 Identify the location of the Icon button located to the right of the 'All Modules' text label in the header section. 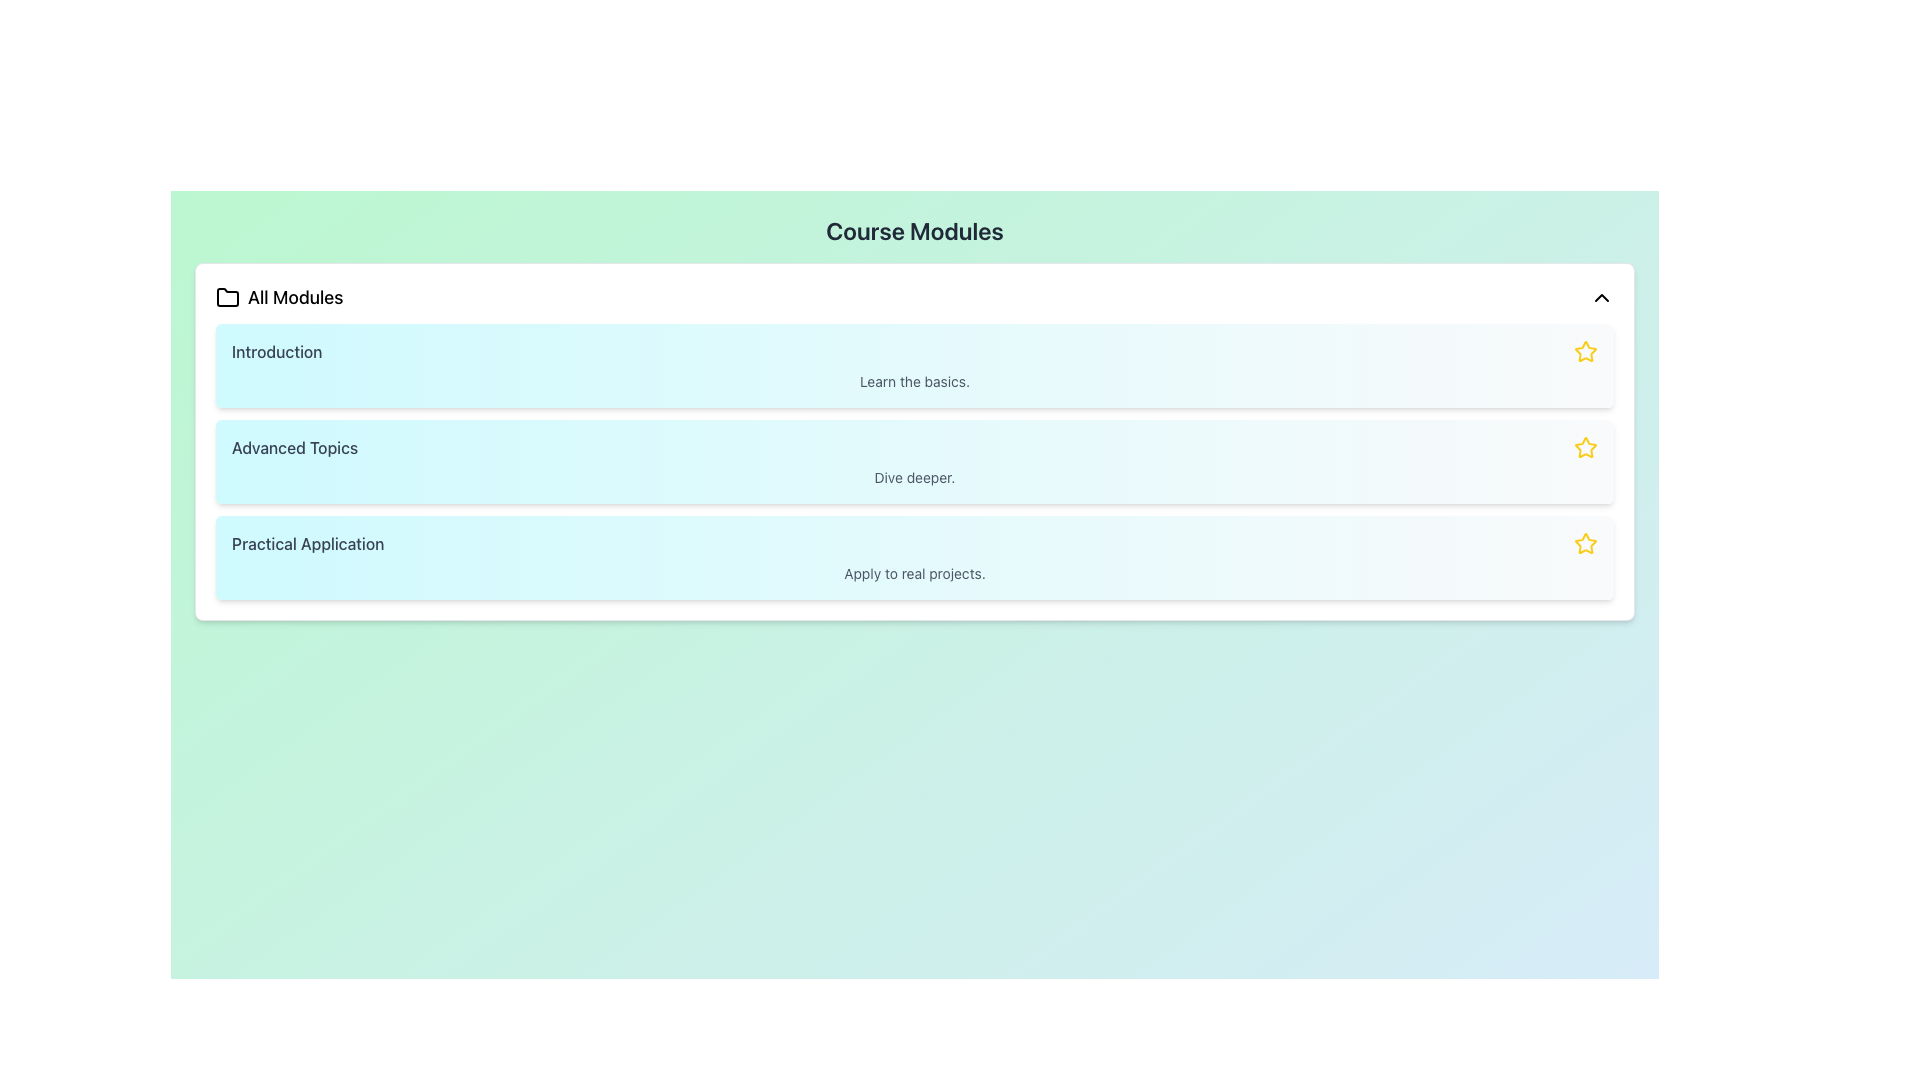
(1602, 297).